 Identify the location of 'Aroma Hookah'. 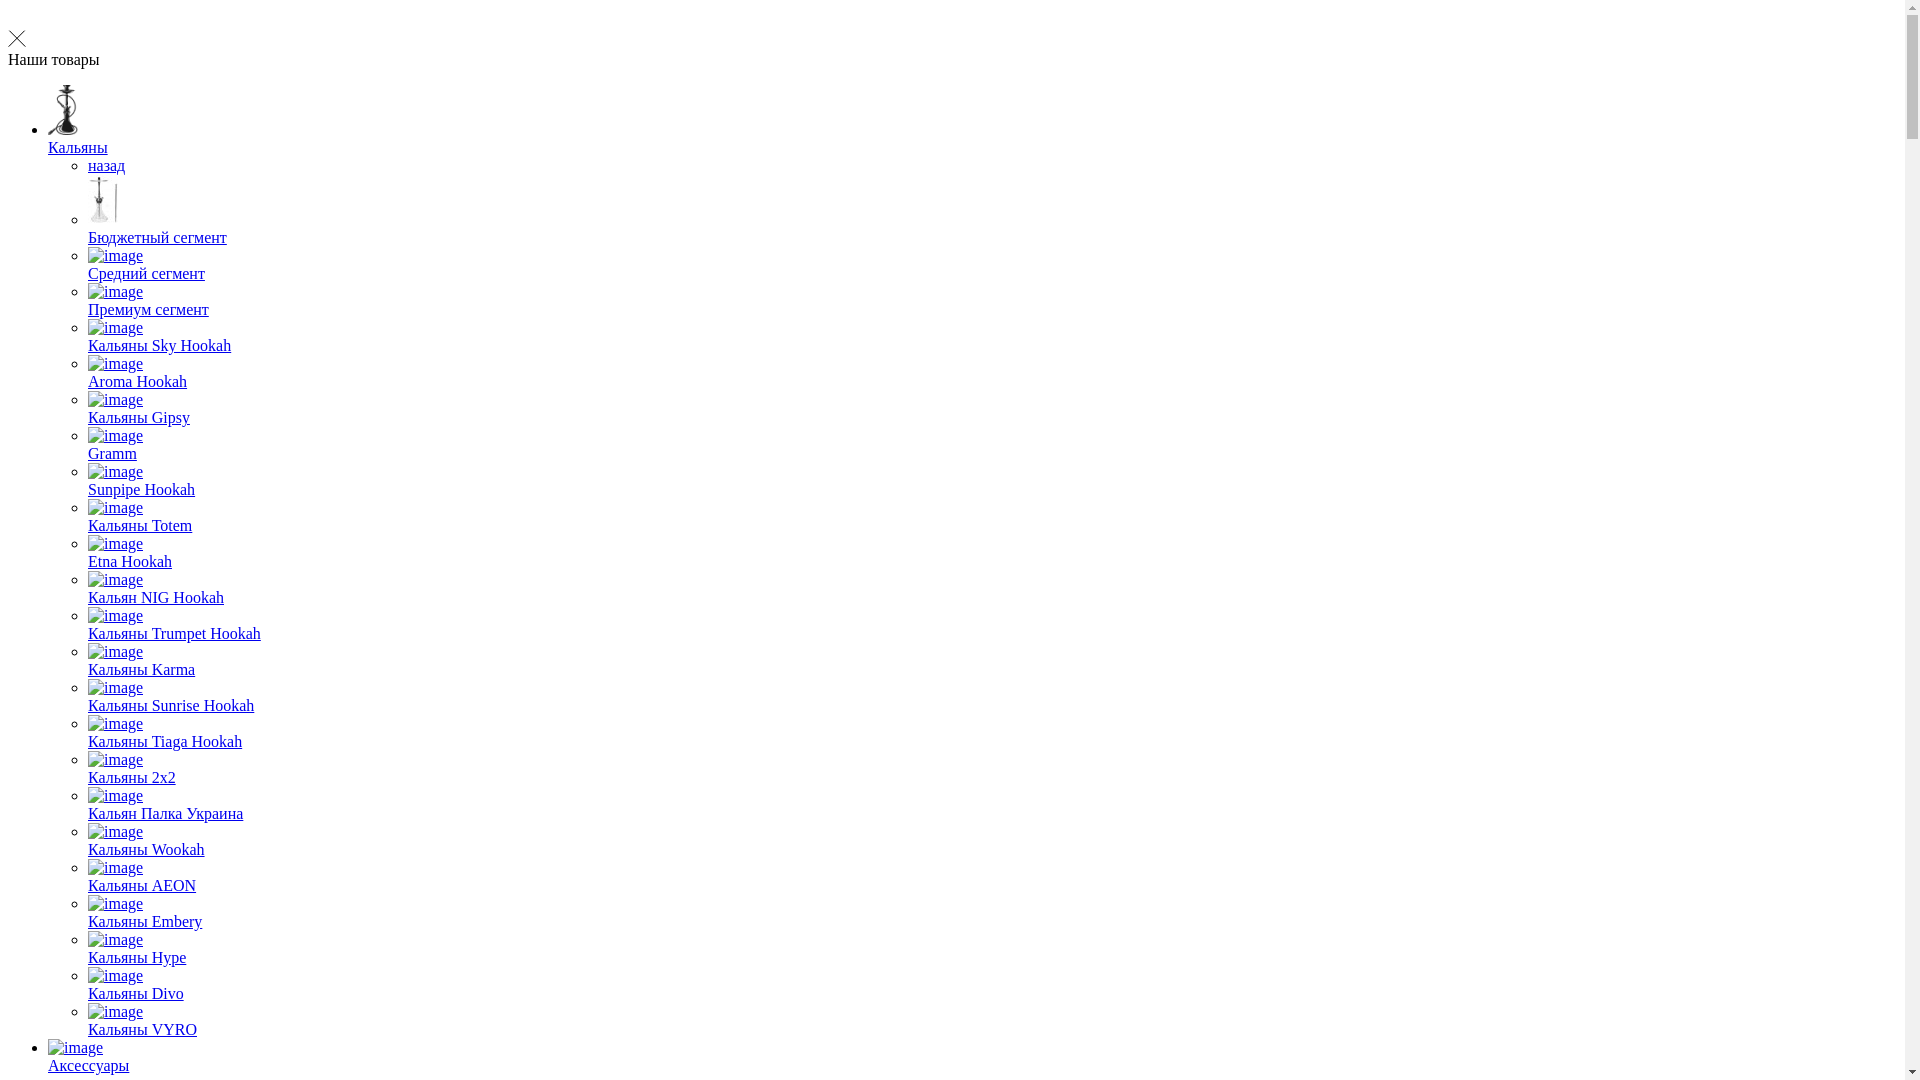
(86, 373).